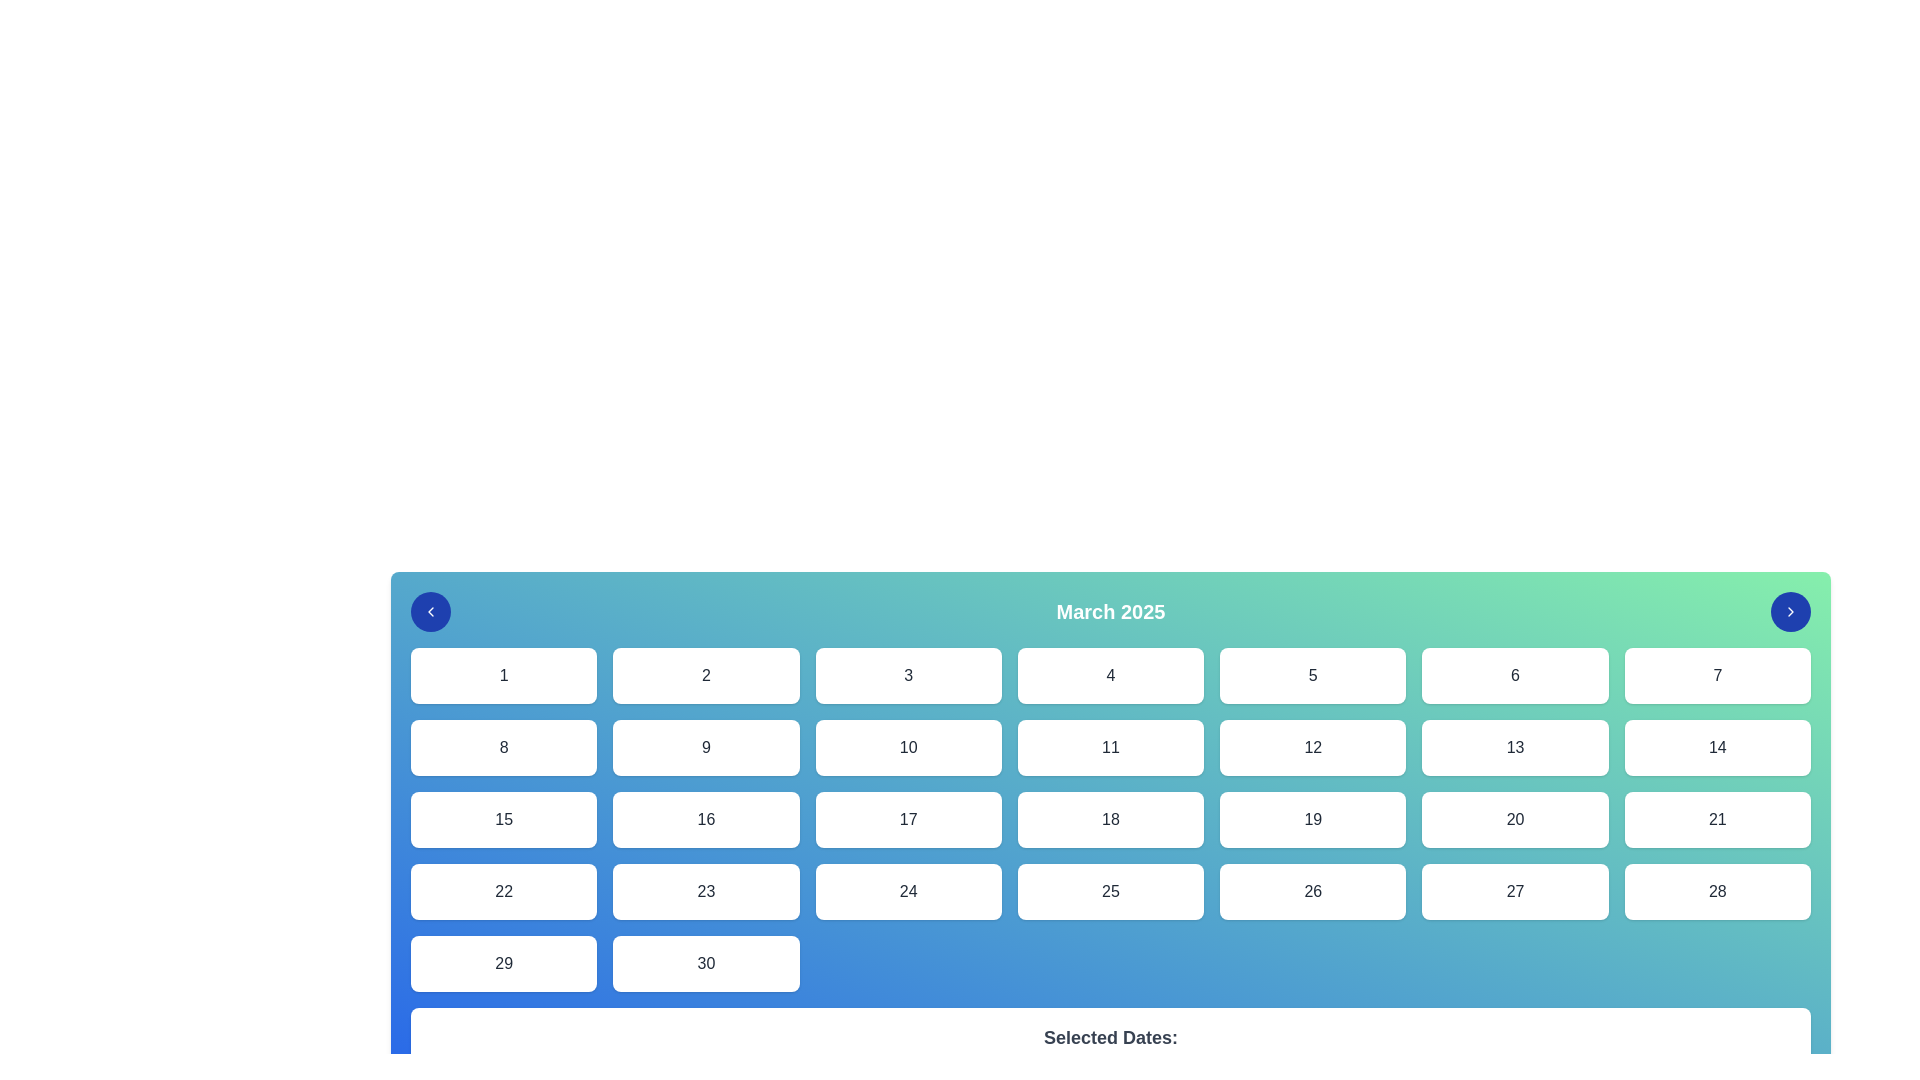  What do you see at coordinates (1515, 890) in the screenshot?
I see `the selectable date button located in the bottom-most row of the calendar interface, specifically the sixth item in a 7-column grid layout` at bounding box center [1515, 890].